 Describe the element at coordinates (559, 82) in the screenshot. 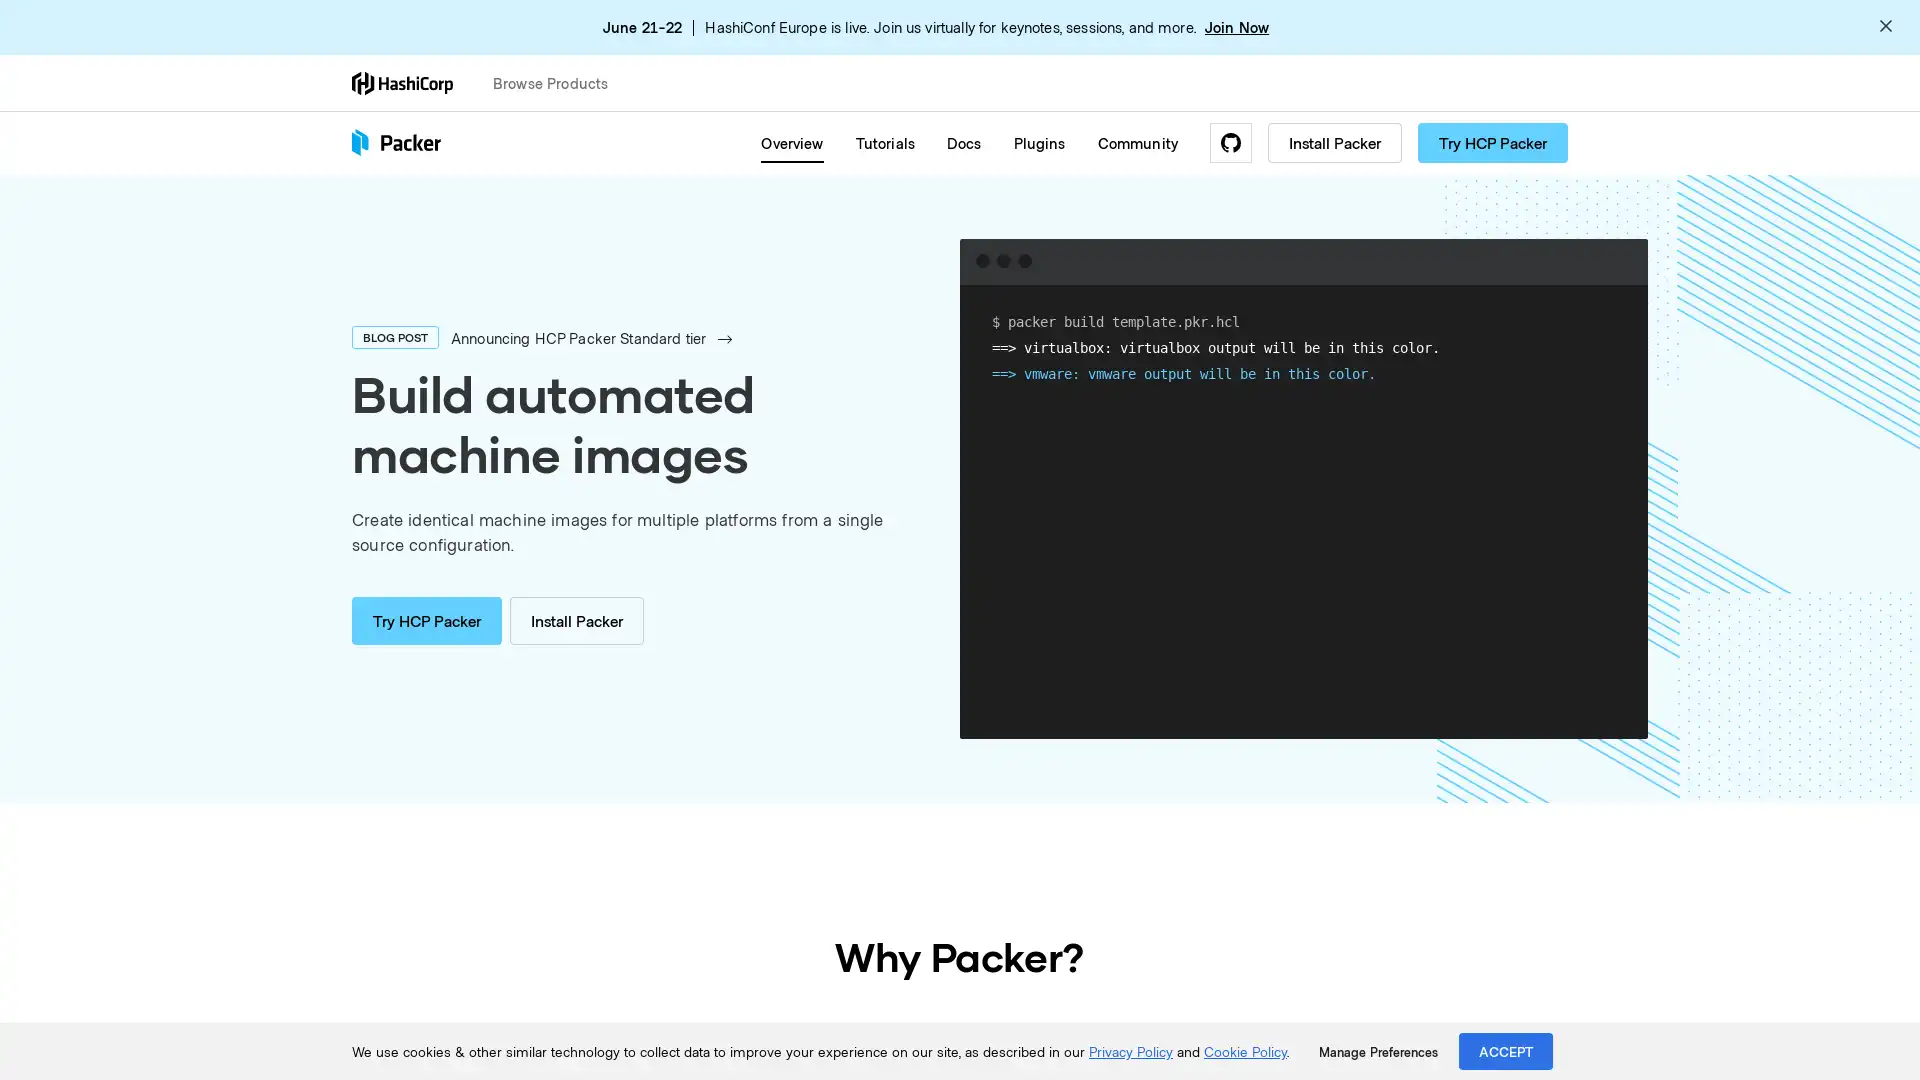

I see `Browse Products Open this menu` at that location.